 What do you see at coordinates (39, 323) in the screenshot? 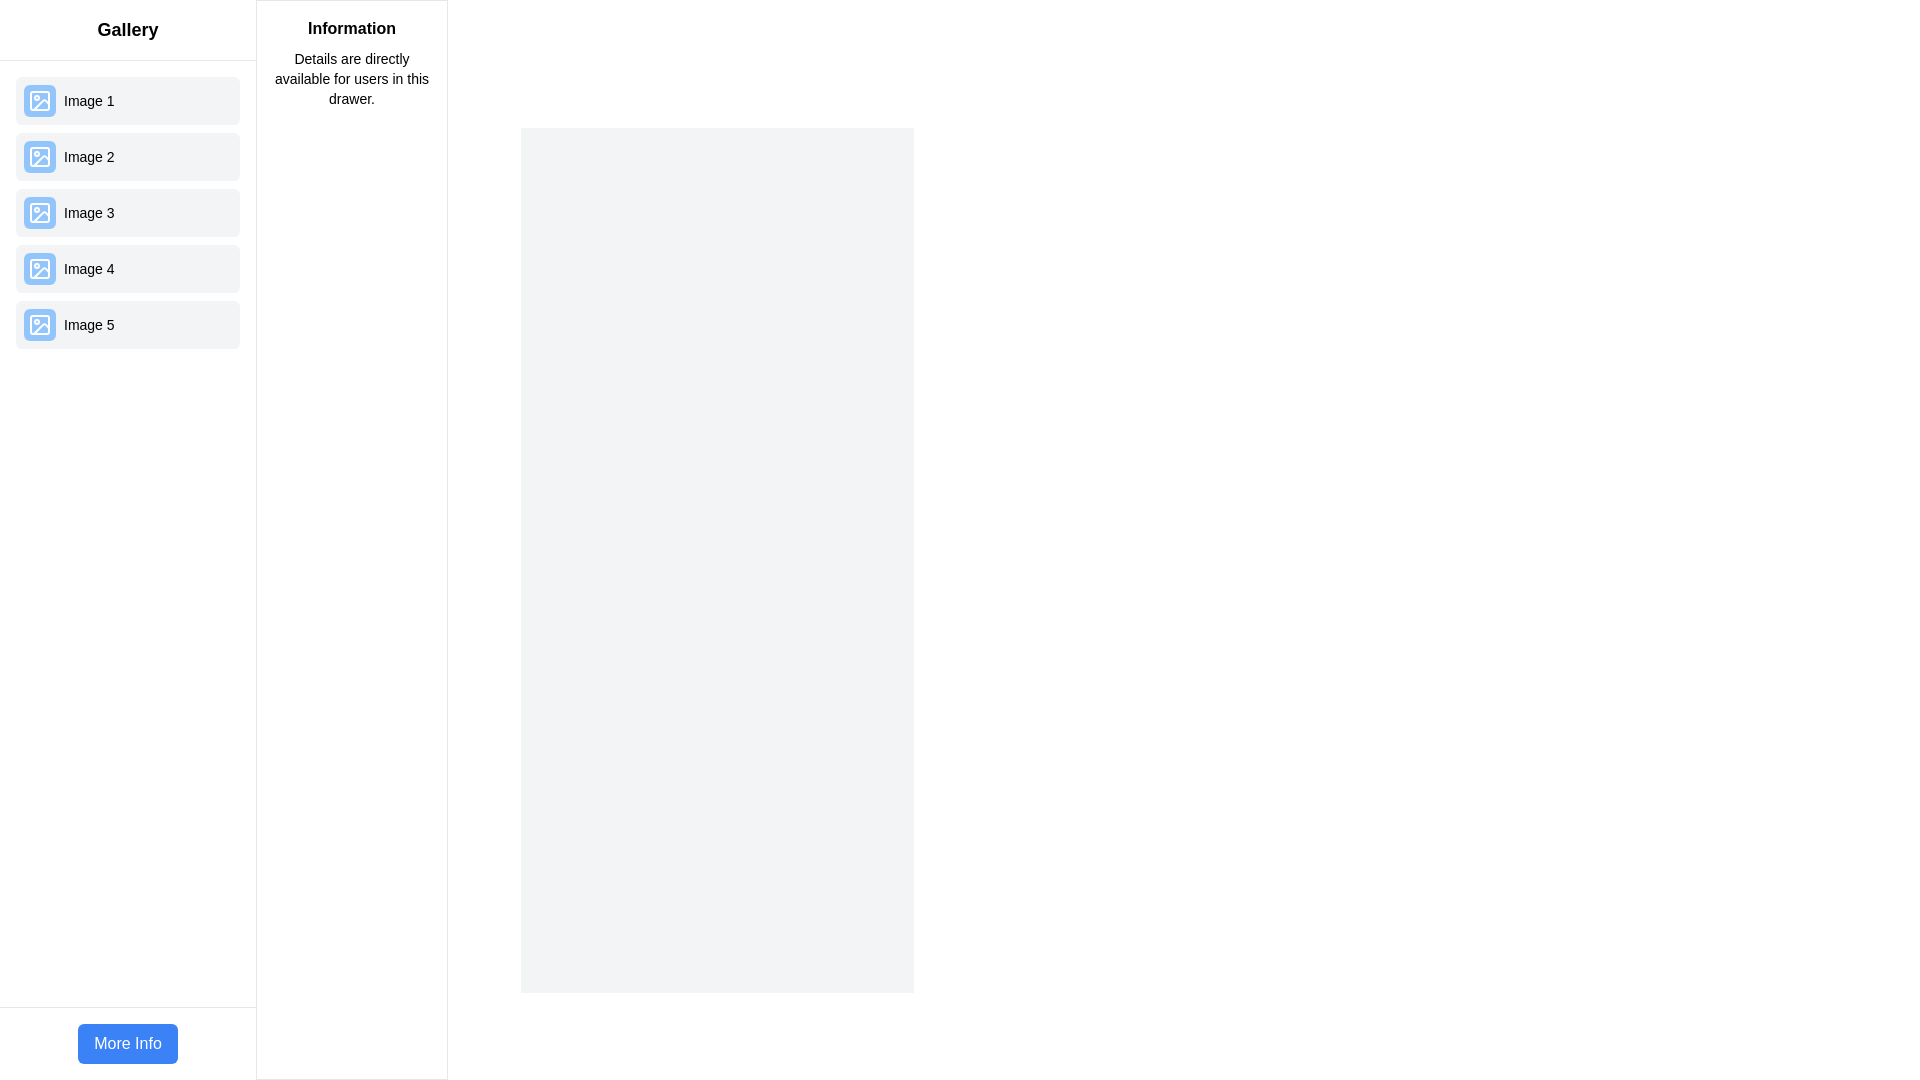
I see `the icon representing the fifth image in the vertical list under the 'Gallery' section` at bounding box center [39, 323].